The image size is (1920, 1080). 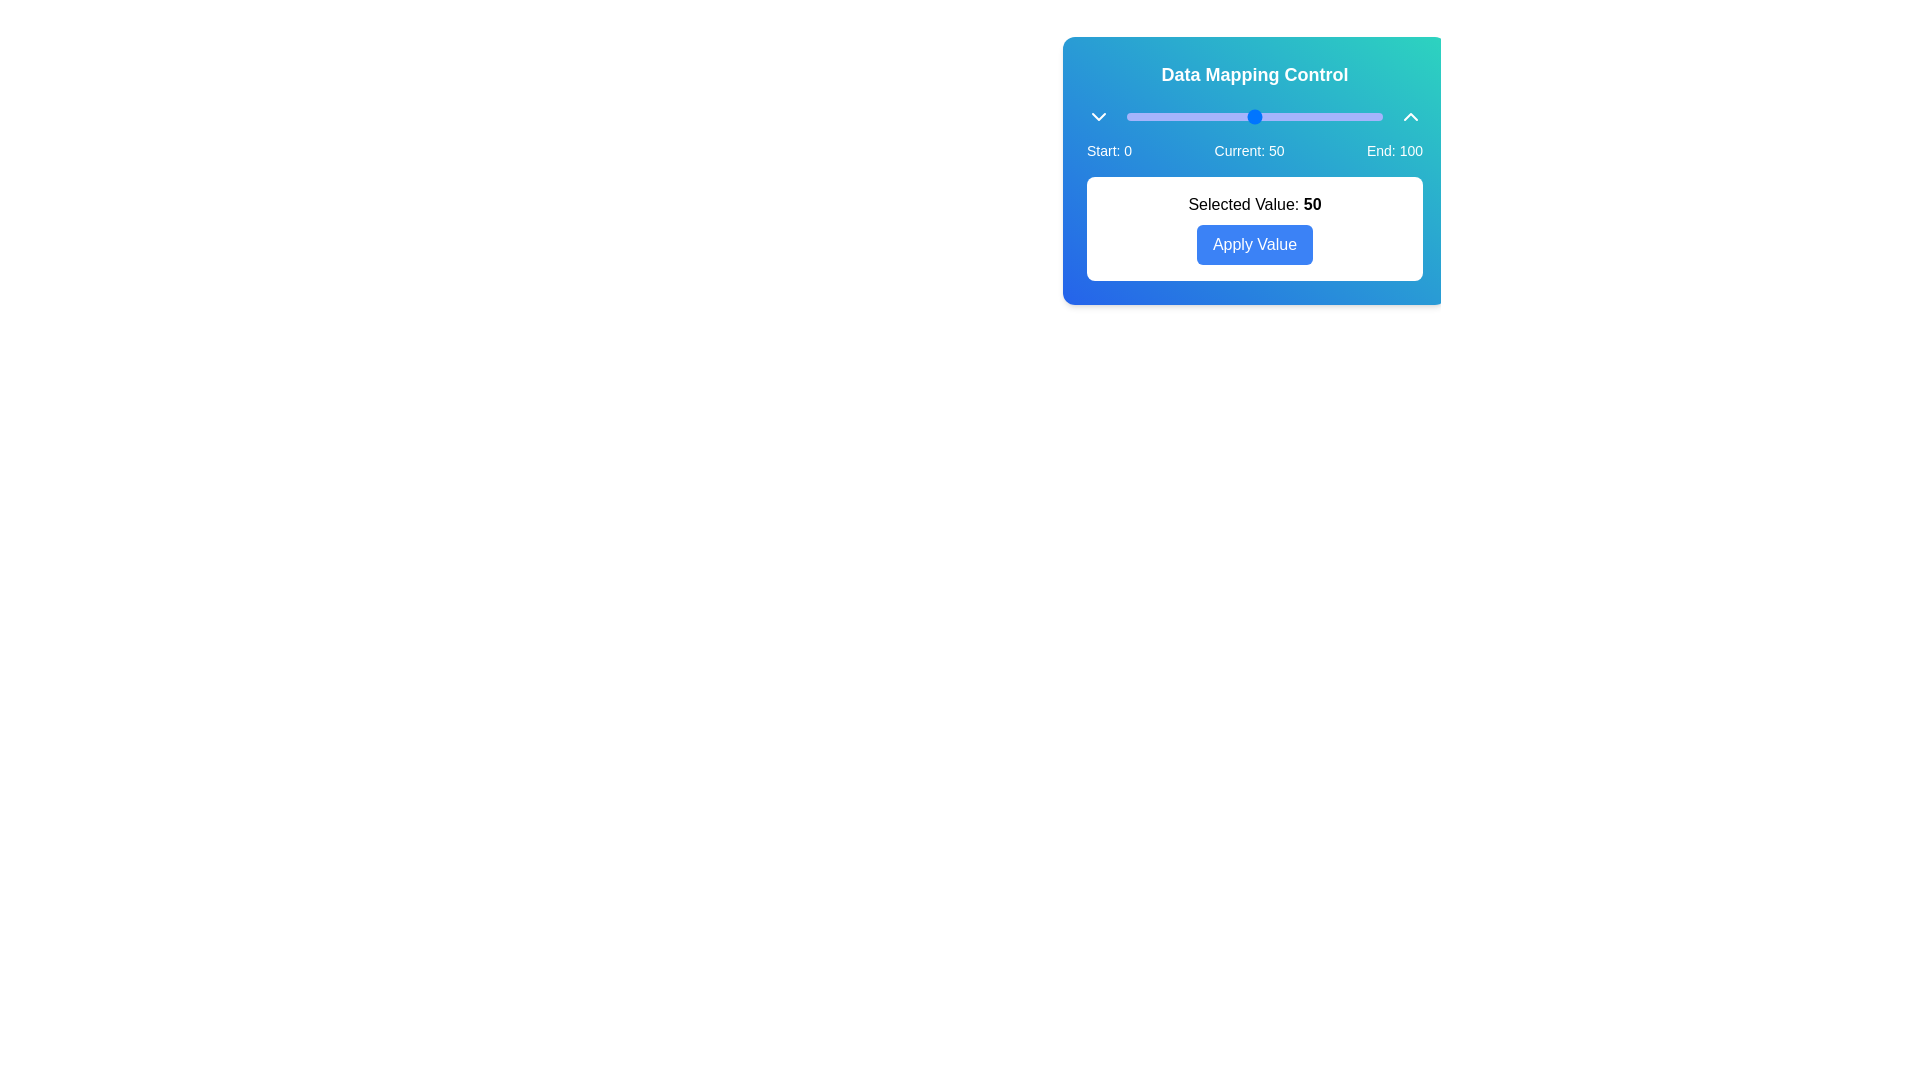 I want to click on the slider, so click(x=1298, y=116).